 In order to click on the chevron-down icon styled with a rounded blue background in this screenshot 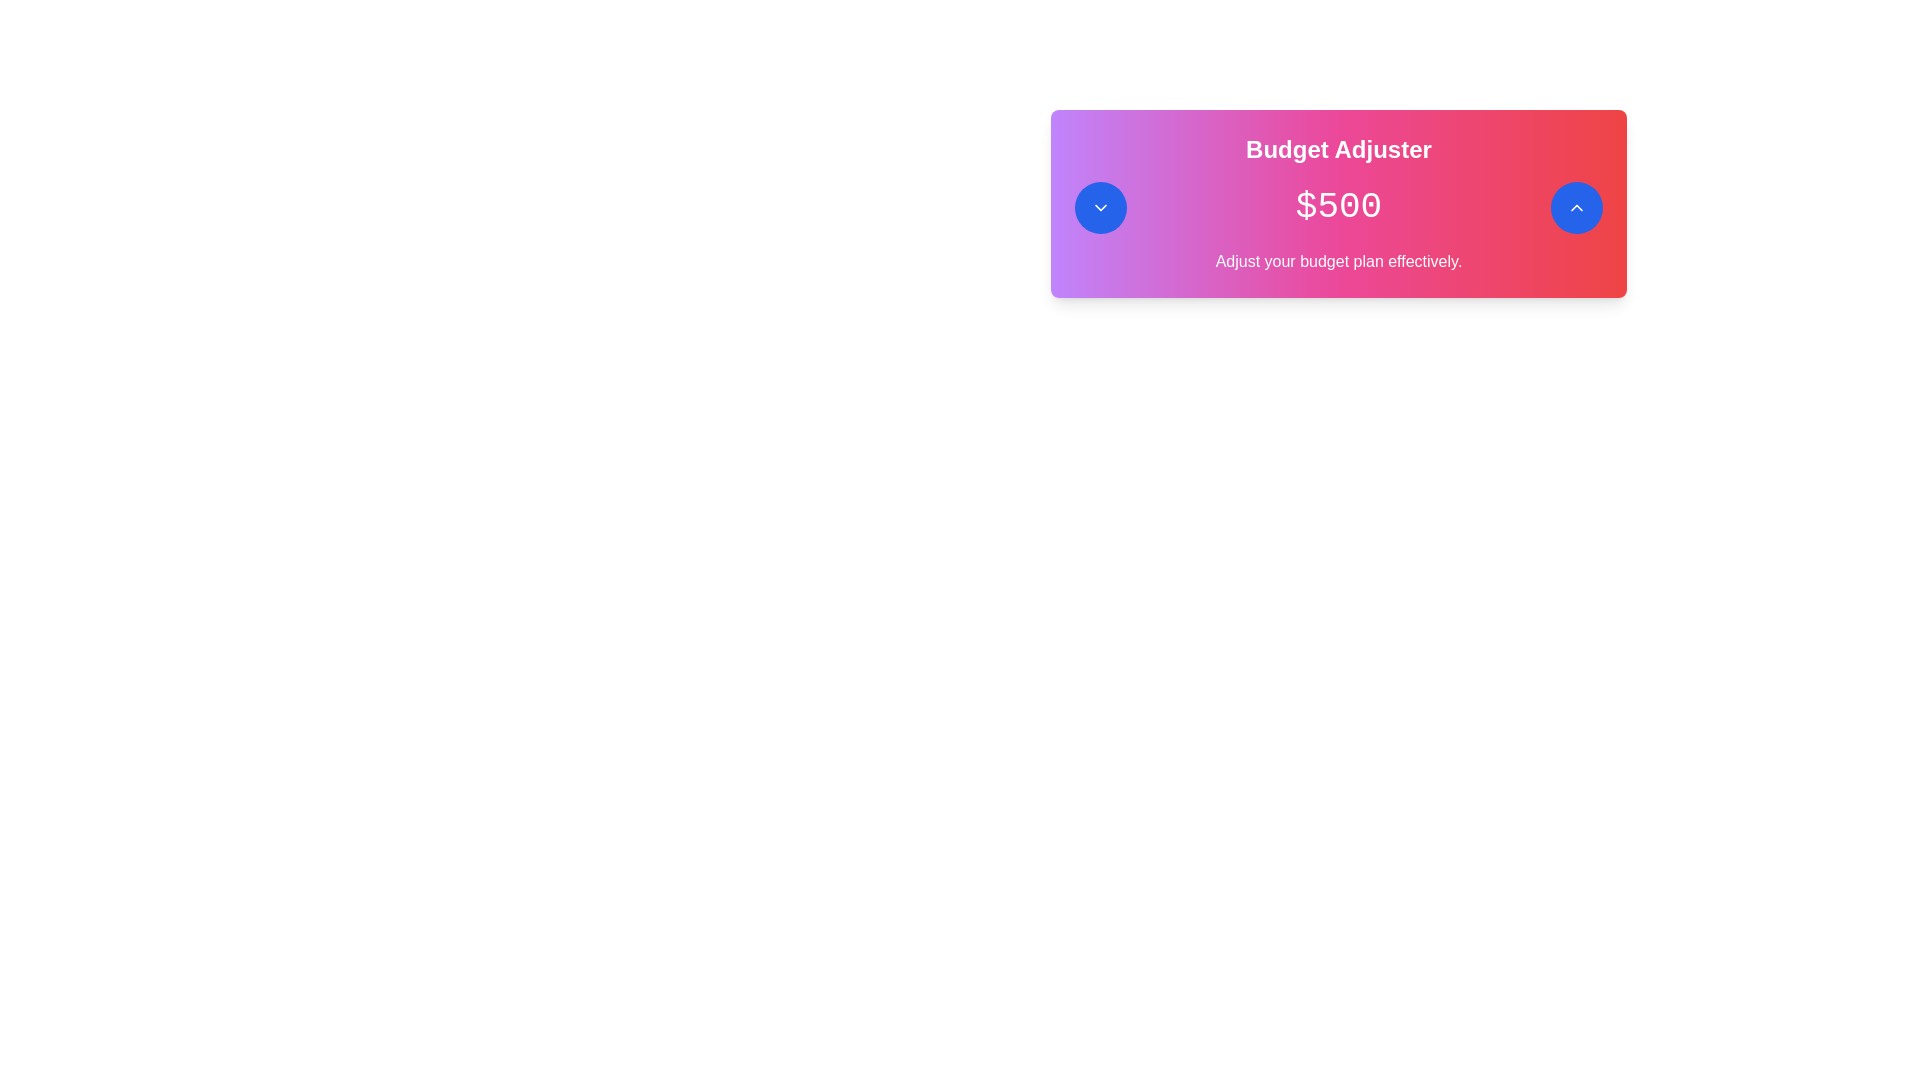, I will do `click(1099, 208)`.